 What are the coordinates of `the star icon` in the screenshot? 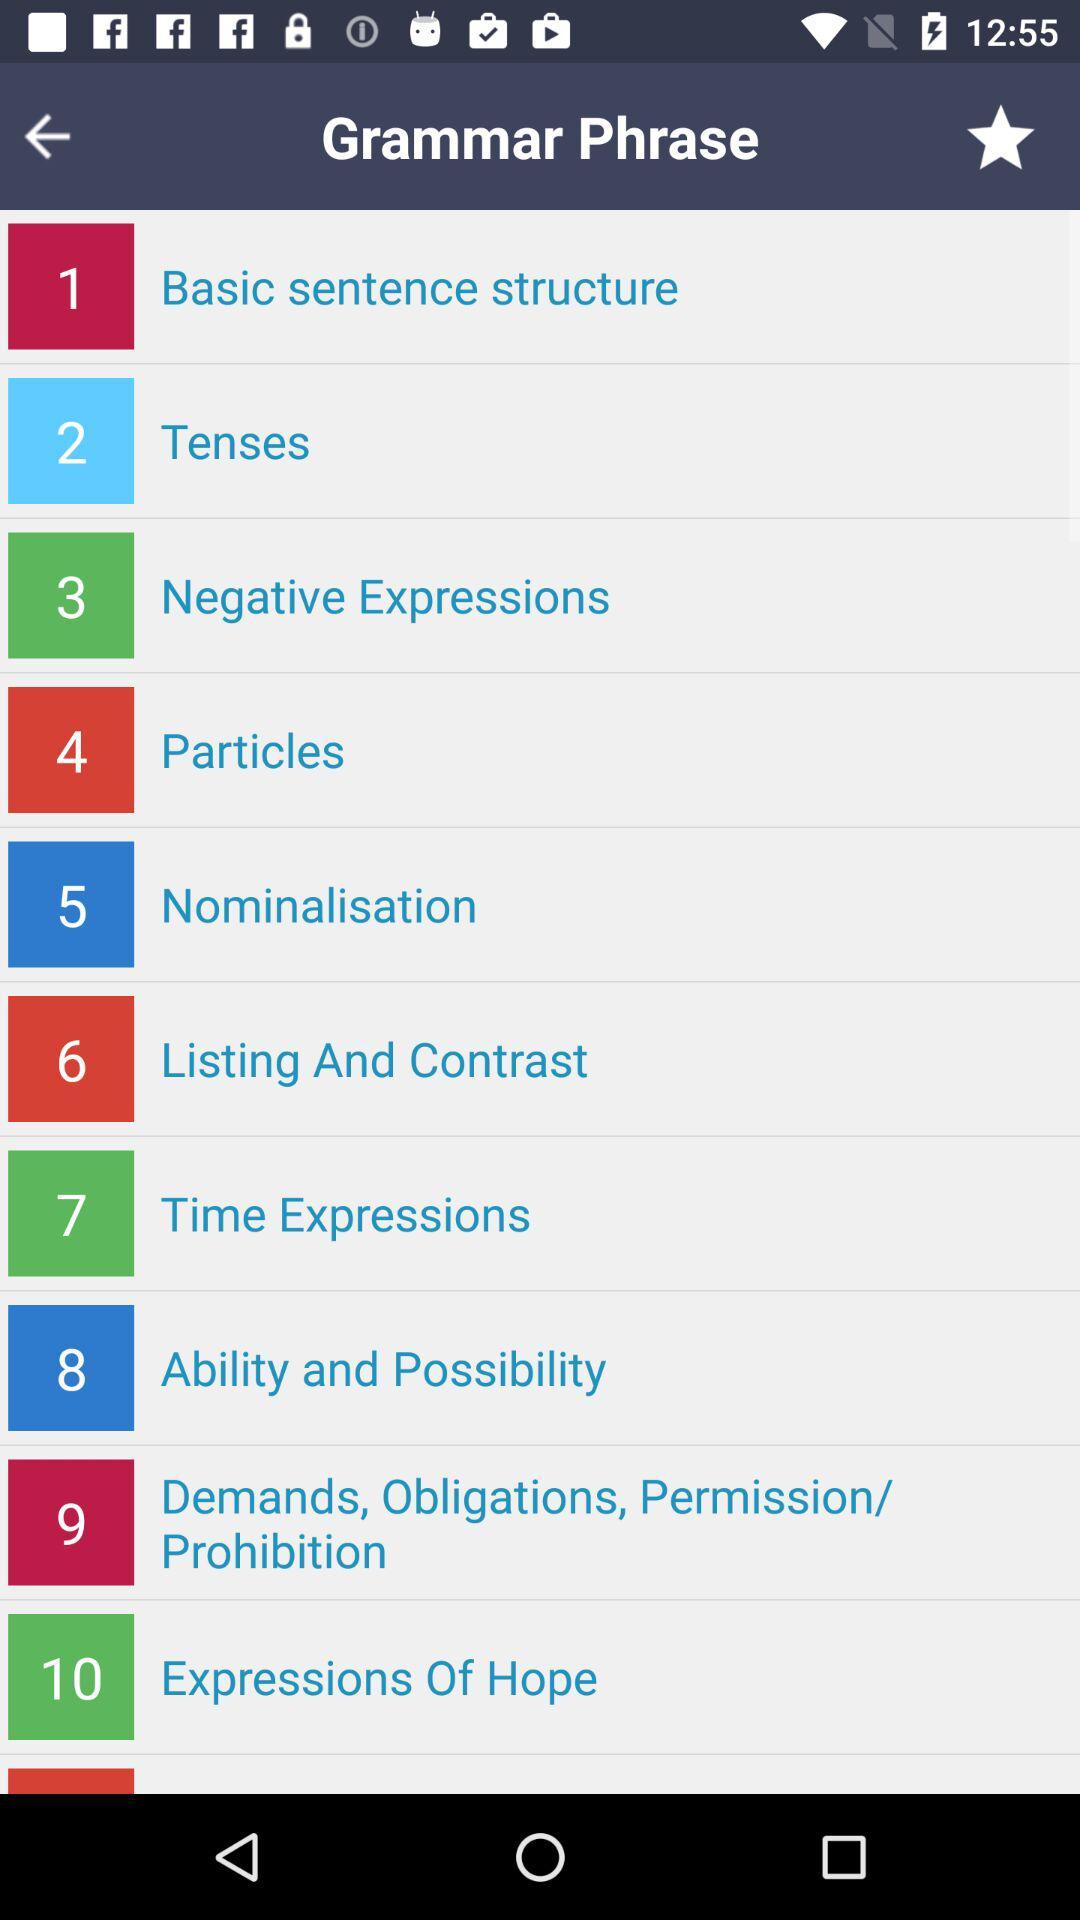 It's located at (986, 135).